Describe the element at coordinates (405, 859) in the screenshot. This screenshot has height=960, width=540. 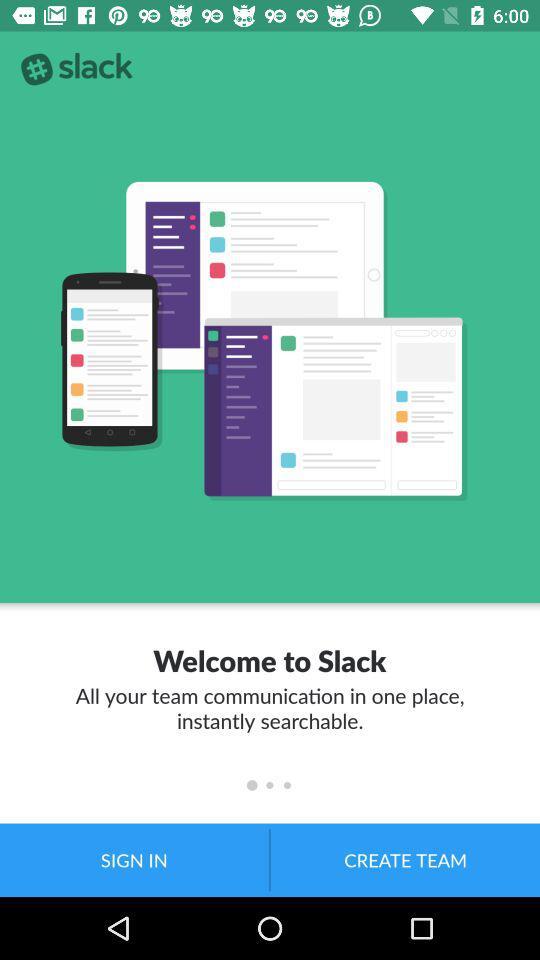
I see `the create team` at that location.